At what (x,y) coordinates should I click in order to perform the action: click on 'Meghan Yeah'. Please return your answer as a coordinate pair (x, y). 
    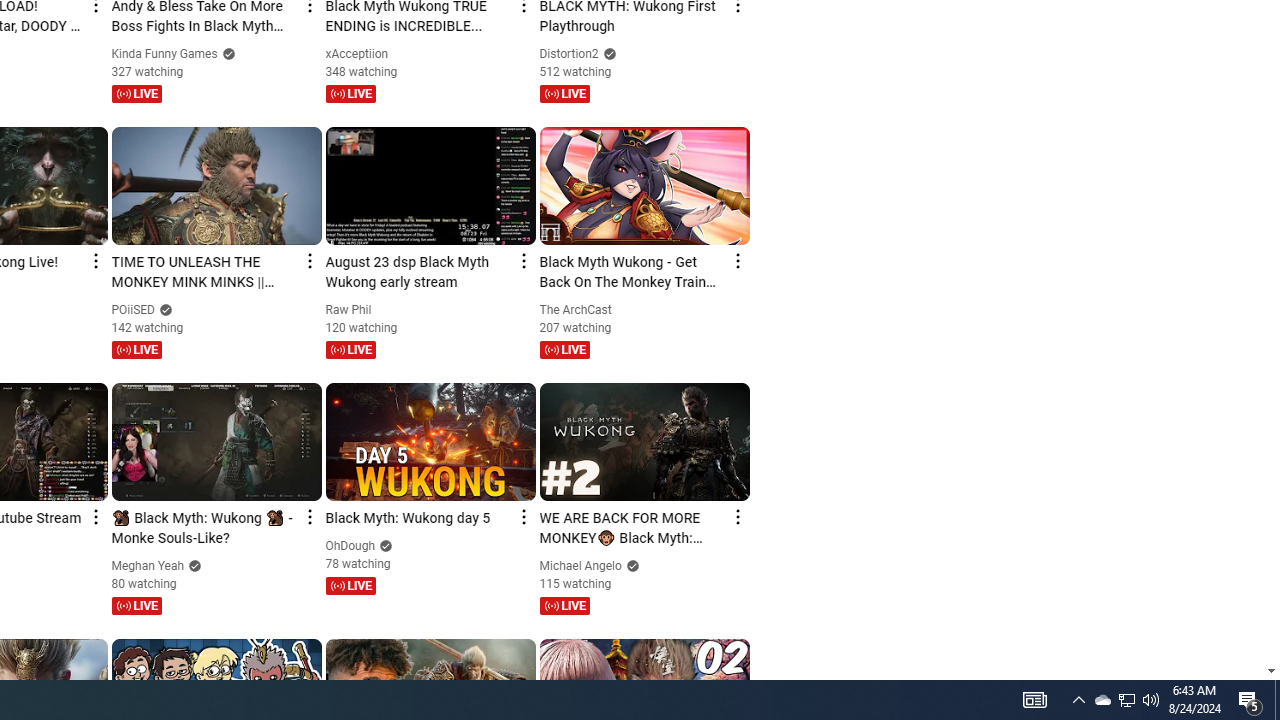
    Looking at the image, I should click on (147, 566).